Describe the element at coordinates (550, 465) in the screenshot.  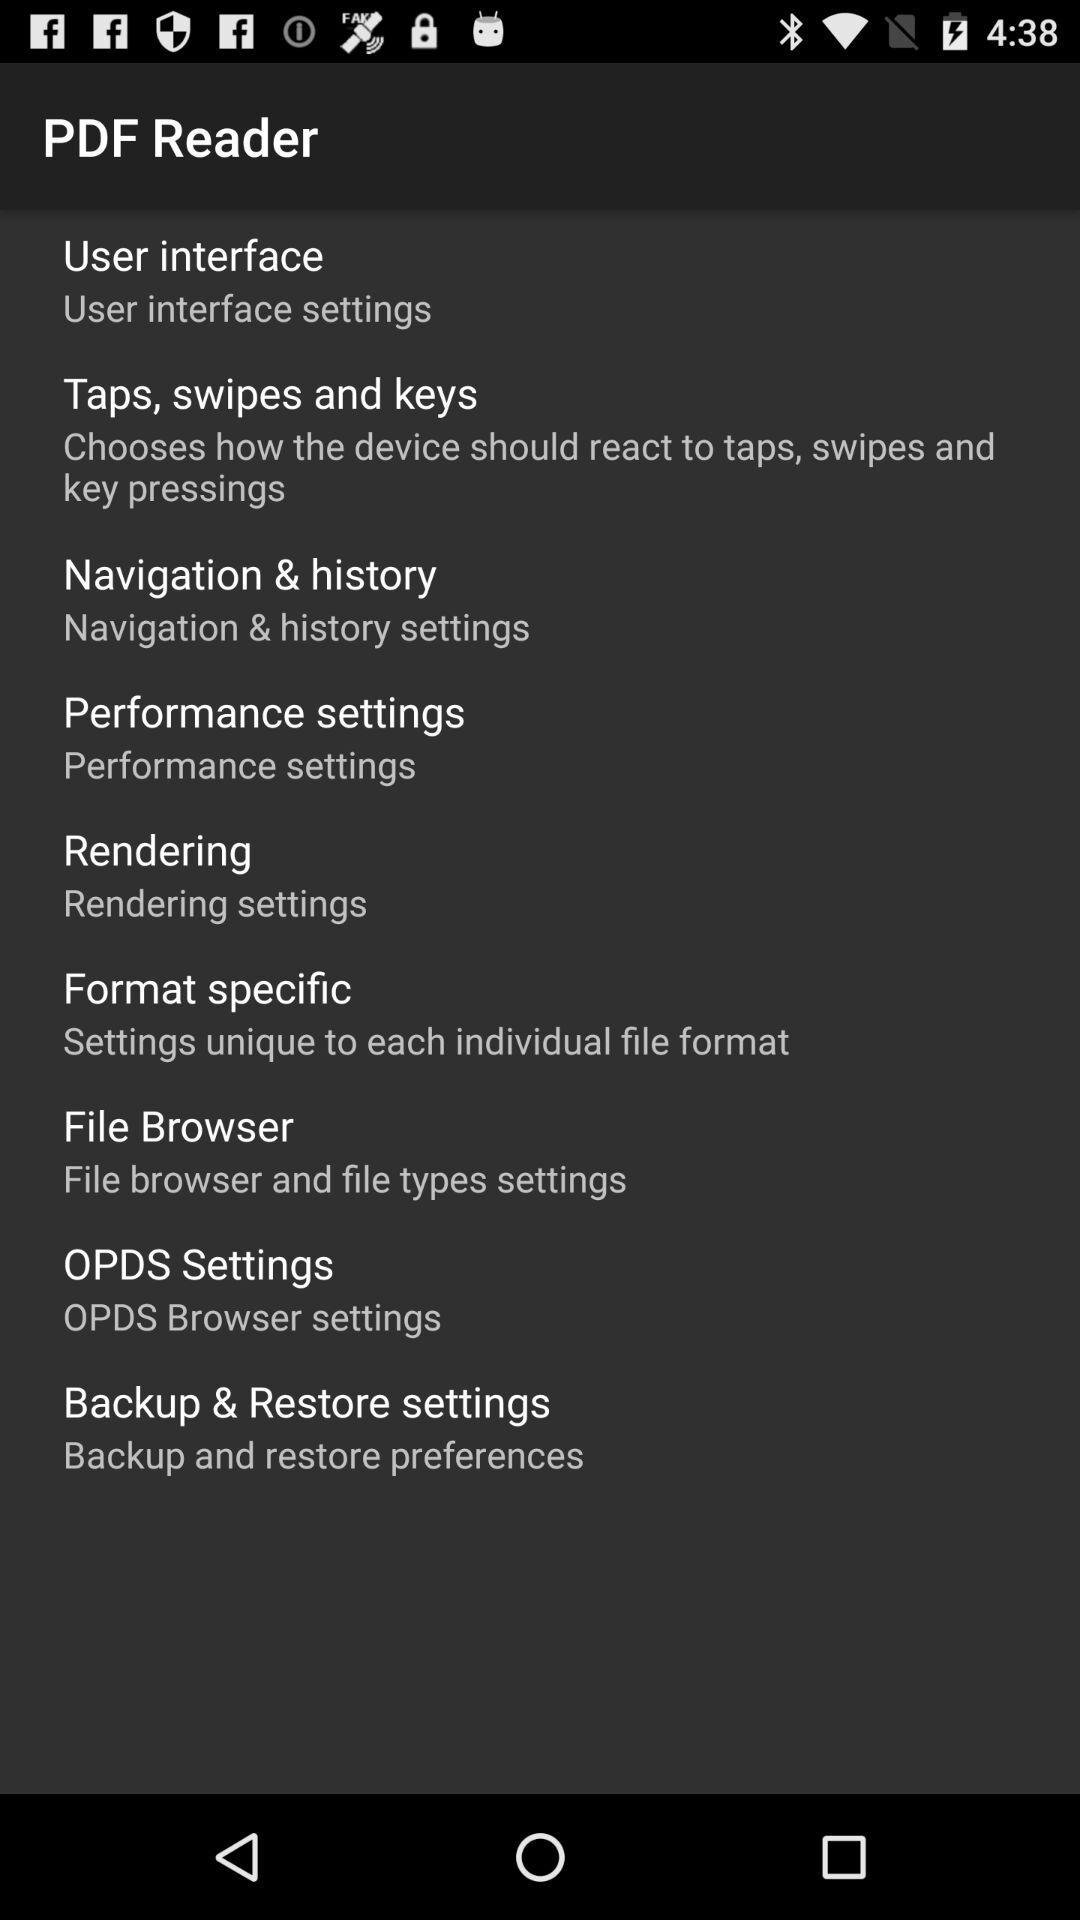
I see `chooses how the app` at that location.